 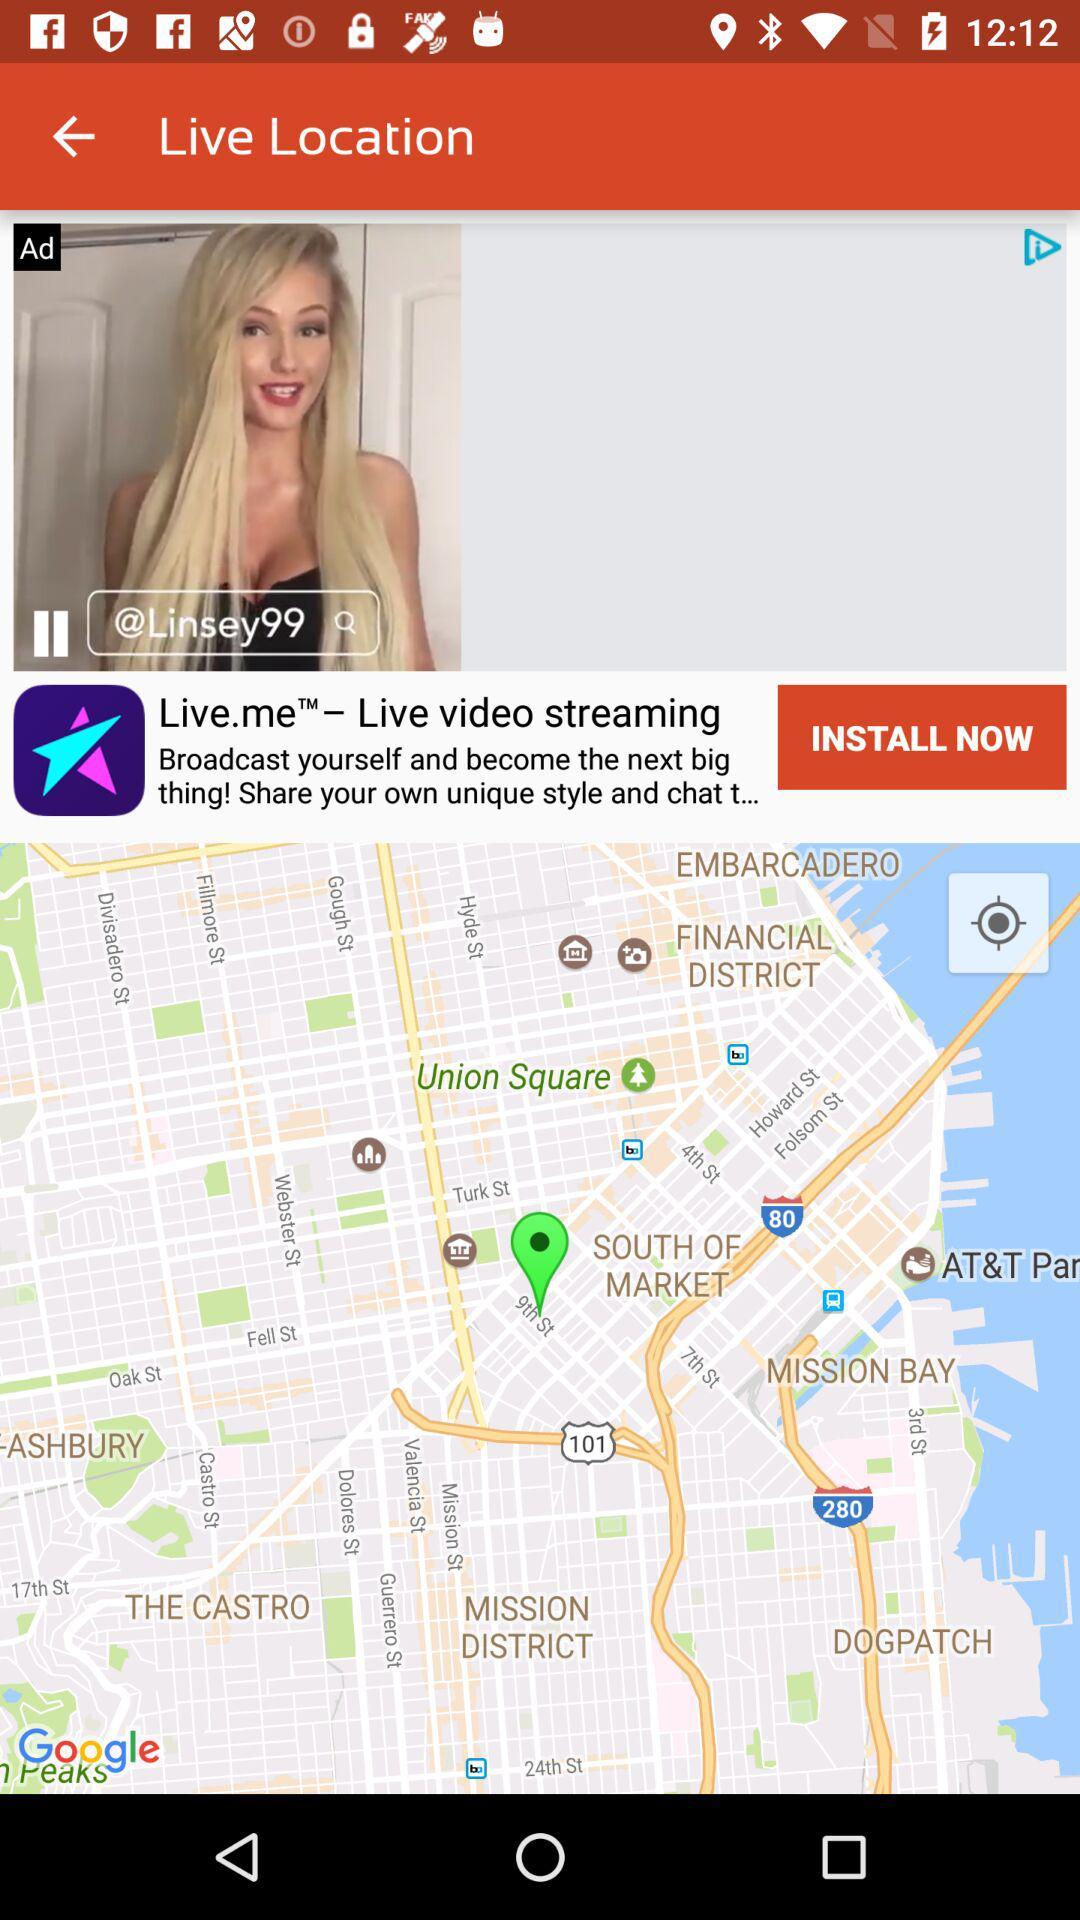 I want to click on item next to live me live, so click(x=78, y=749).